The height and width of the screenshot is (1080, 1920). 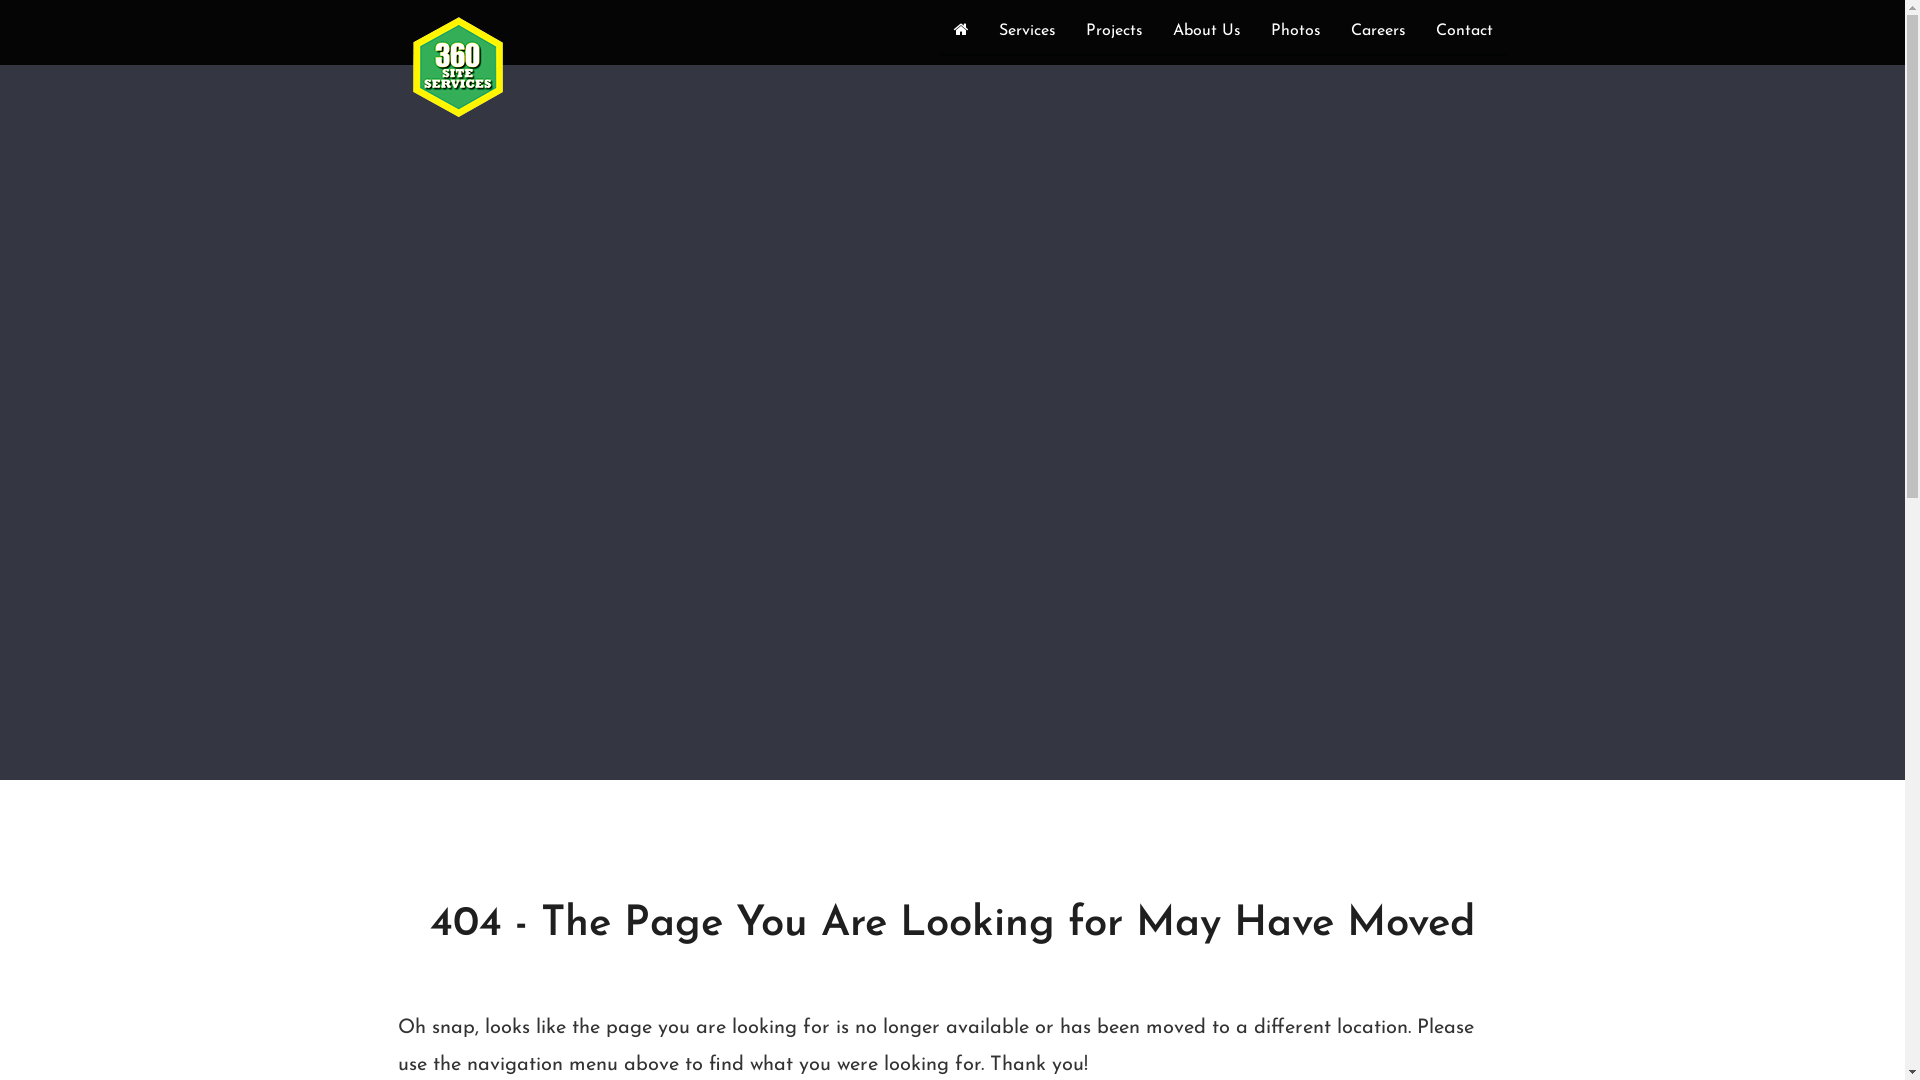 I want to click on 'Projects', so click(x=1112, y=33).